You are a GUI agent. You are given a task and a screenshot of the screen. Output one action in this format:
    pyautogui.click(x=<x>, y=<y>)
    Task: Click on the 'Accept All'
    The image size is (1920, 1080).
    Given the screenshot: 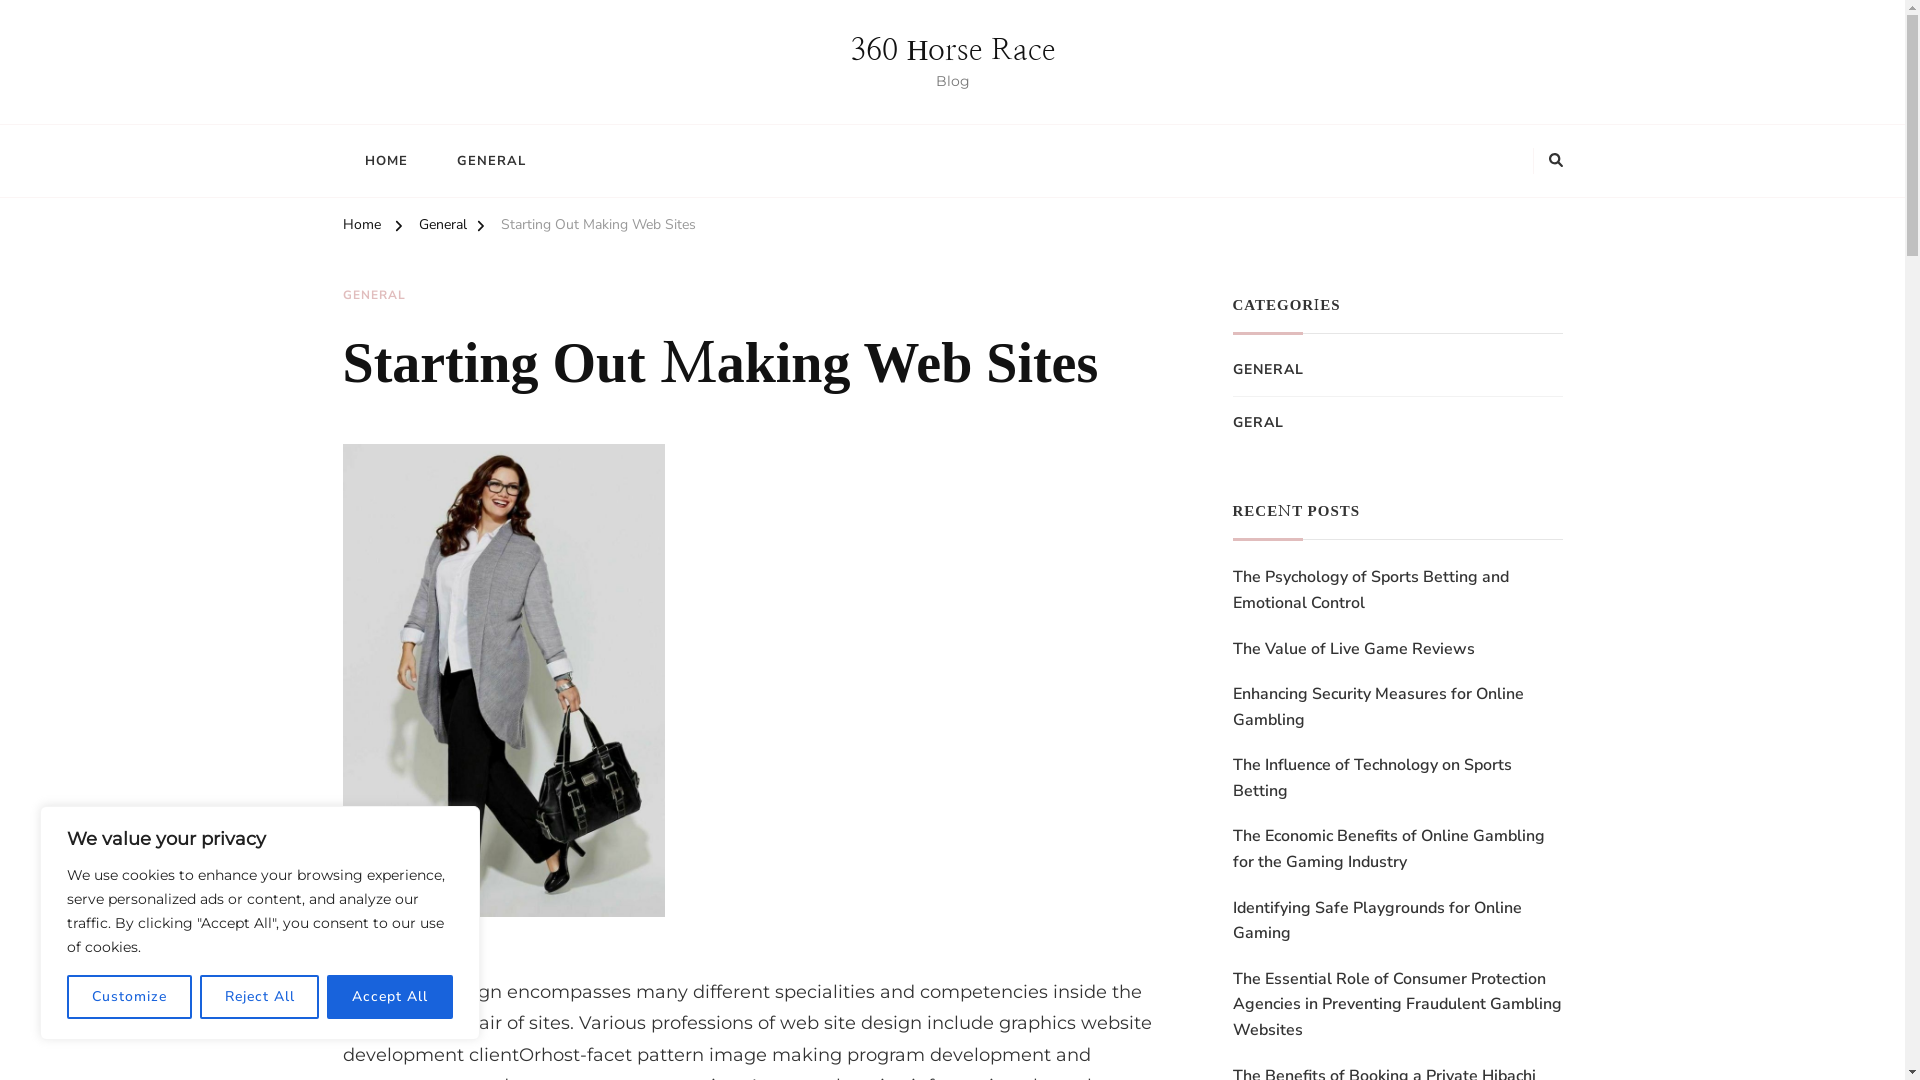 What is the action you would take?
    pyautogui.click(x=326, y=996)
    